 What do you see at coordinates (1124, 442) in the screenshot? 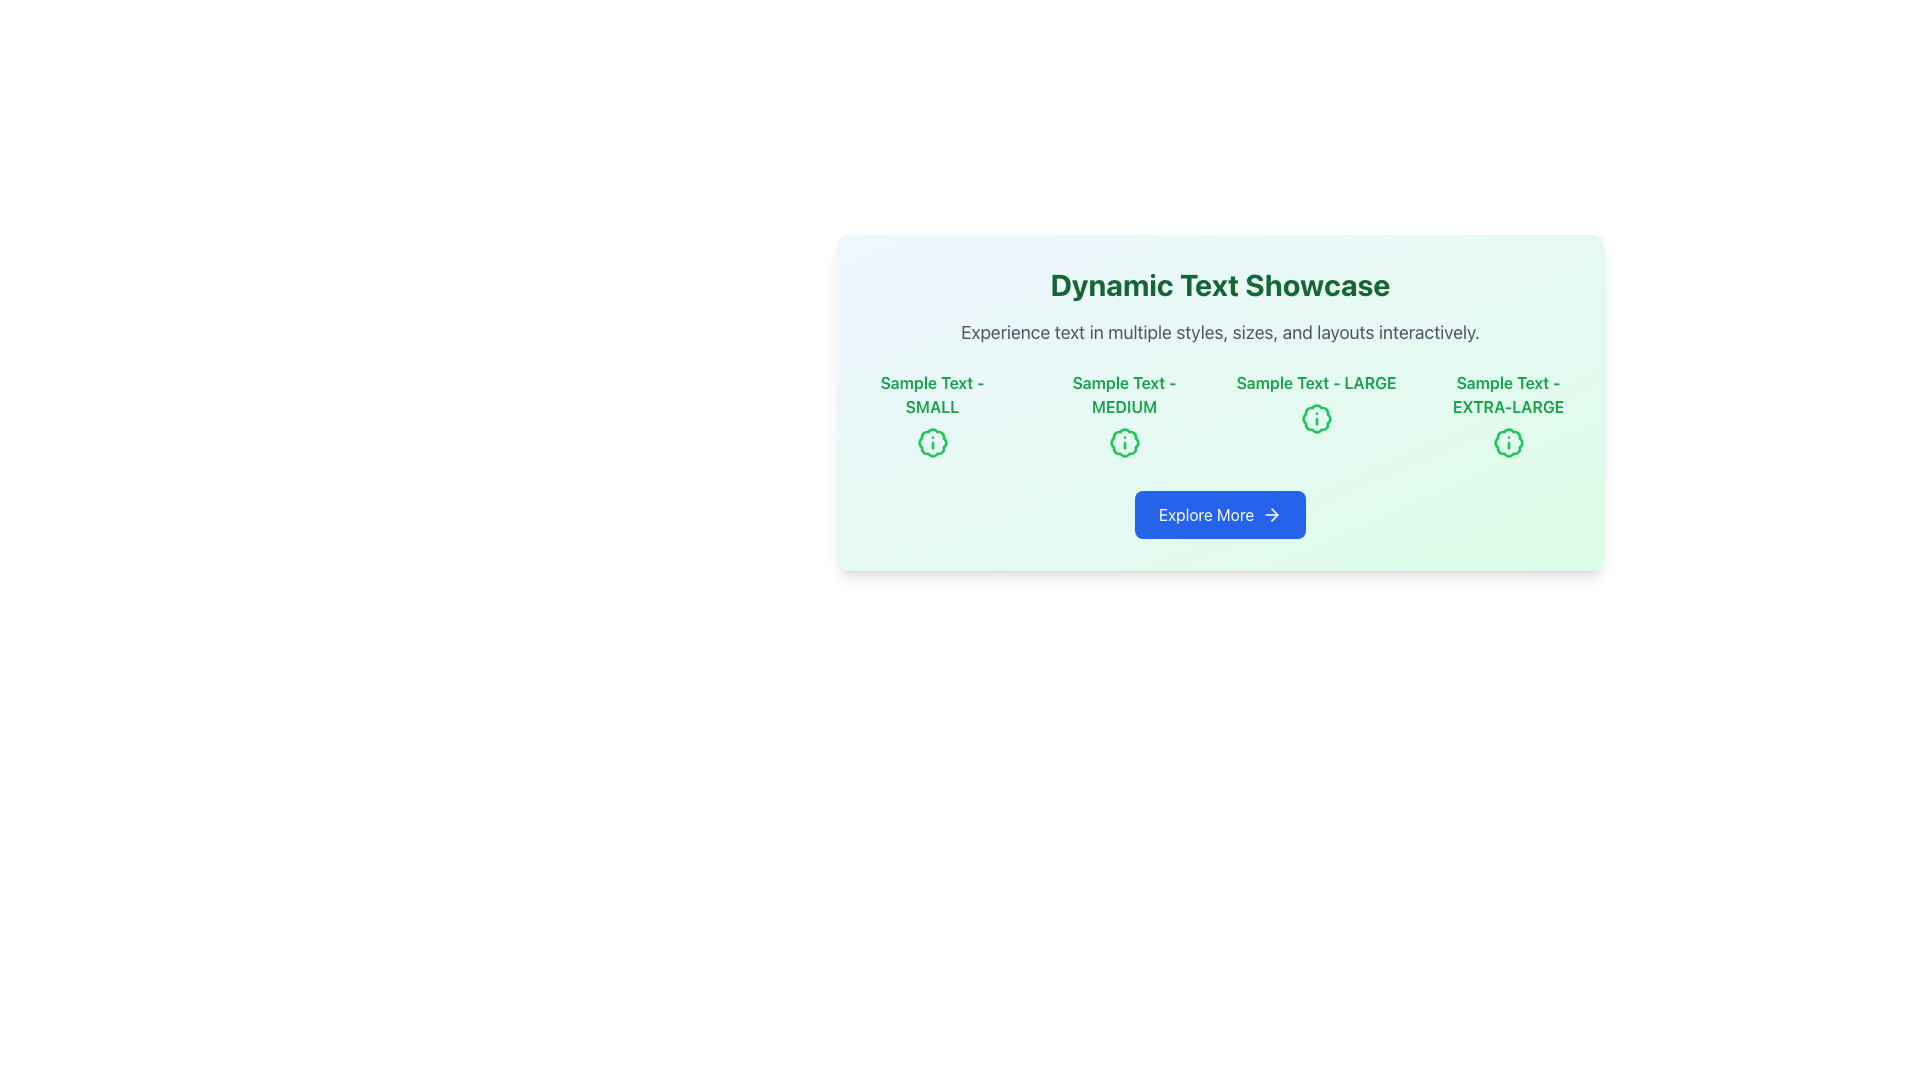
I see `the 'MEDIUM' badge graphical icon located above the label in the 'Dynamic Text Showcase' section to inspect its functionality` at bounding box center [1124, 442].